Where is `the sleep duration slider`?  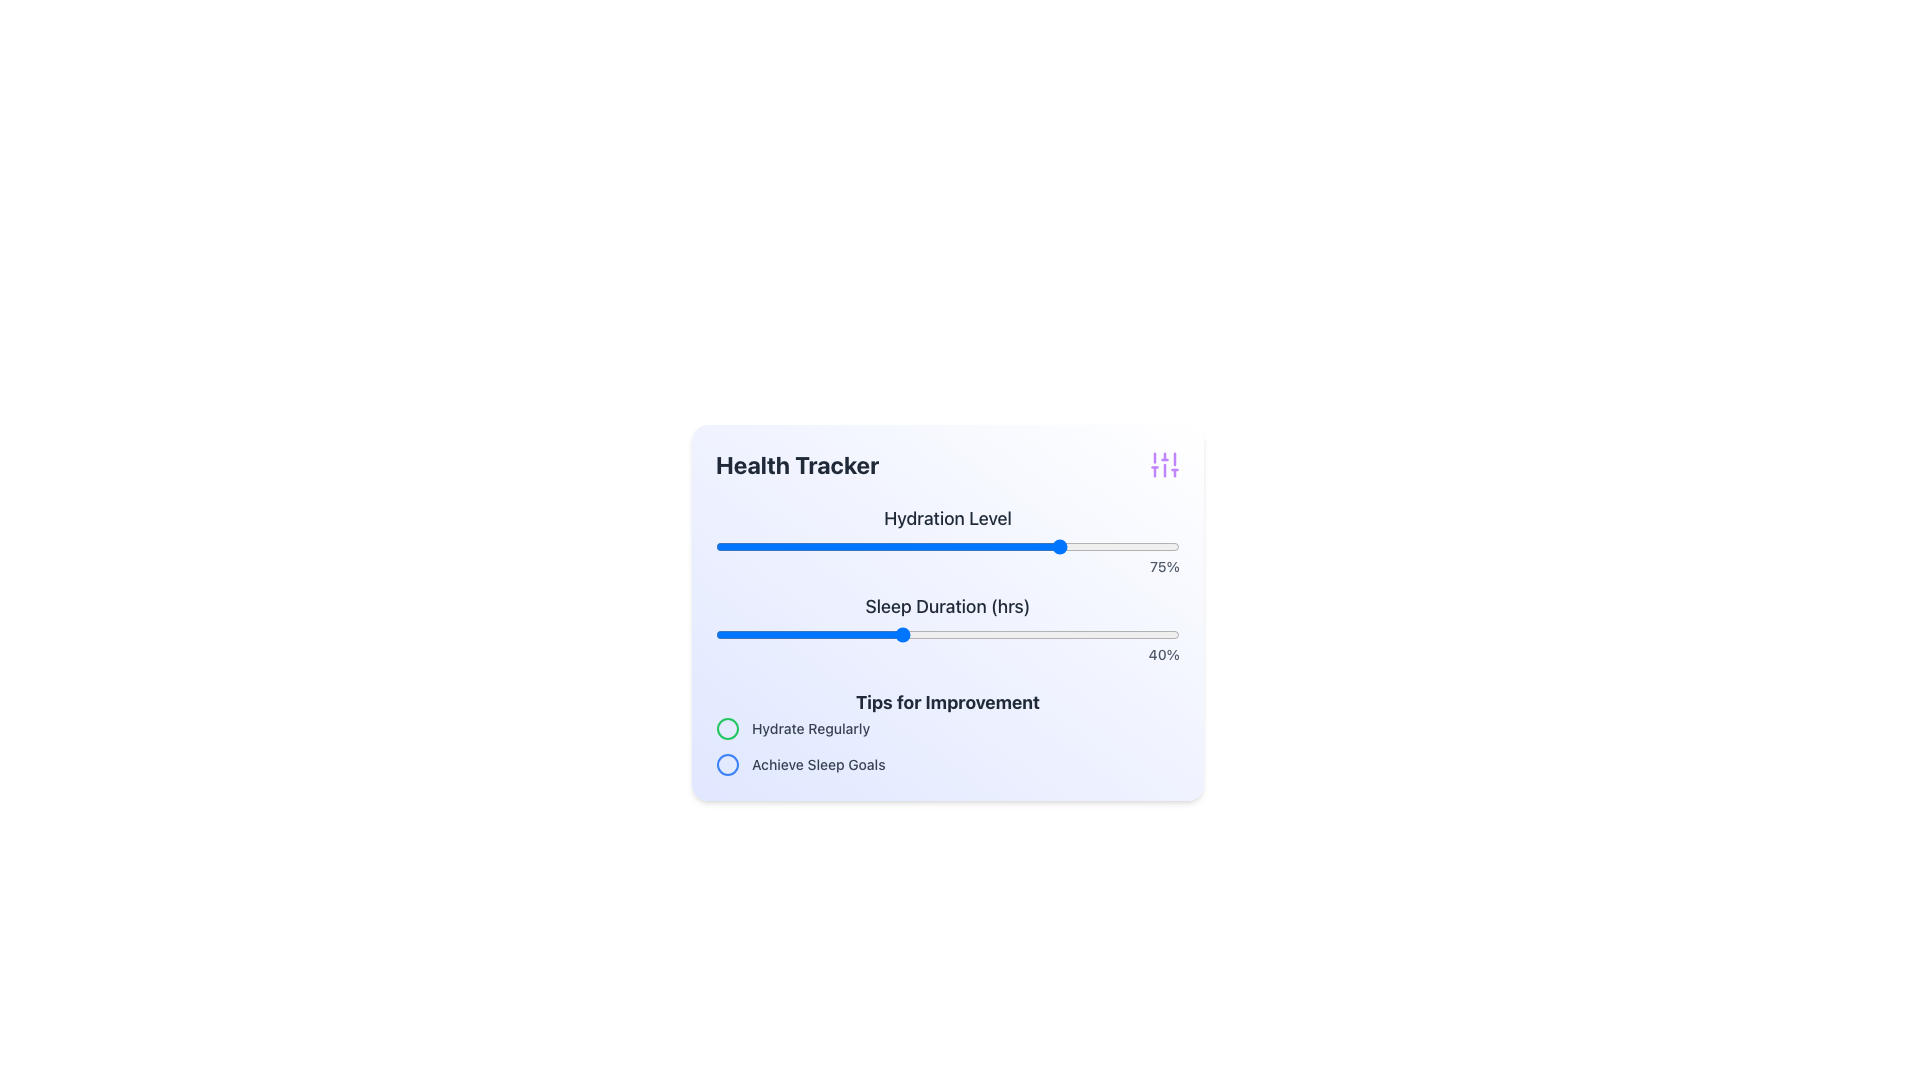 the sleep duration slider is located at coordinates (1003, 635).